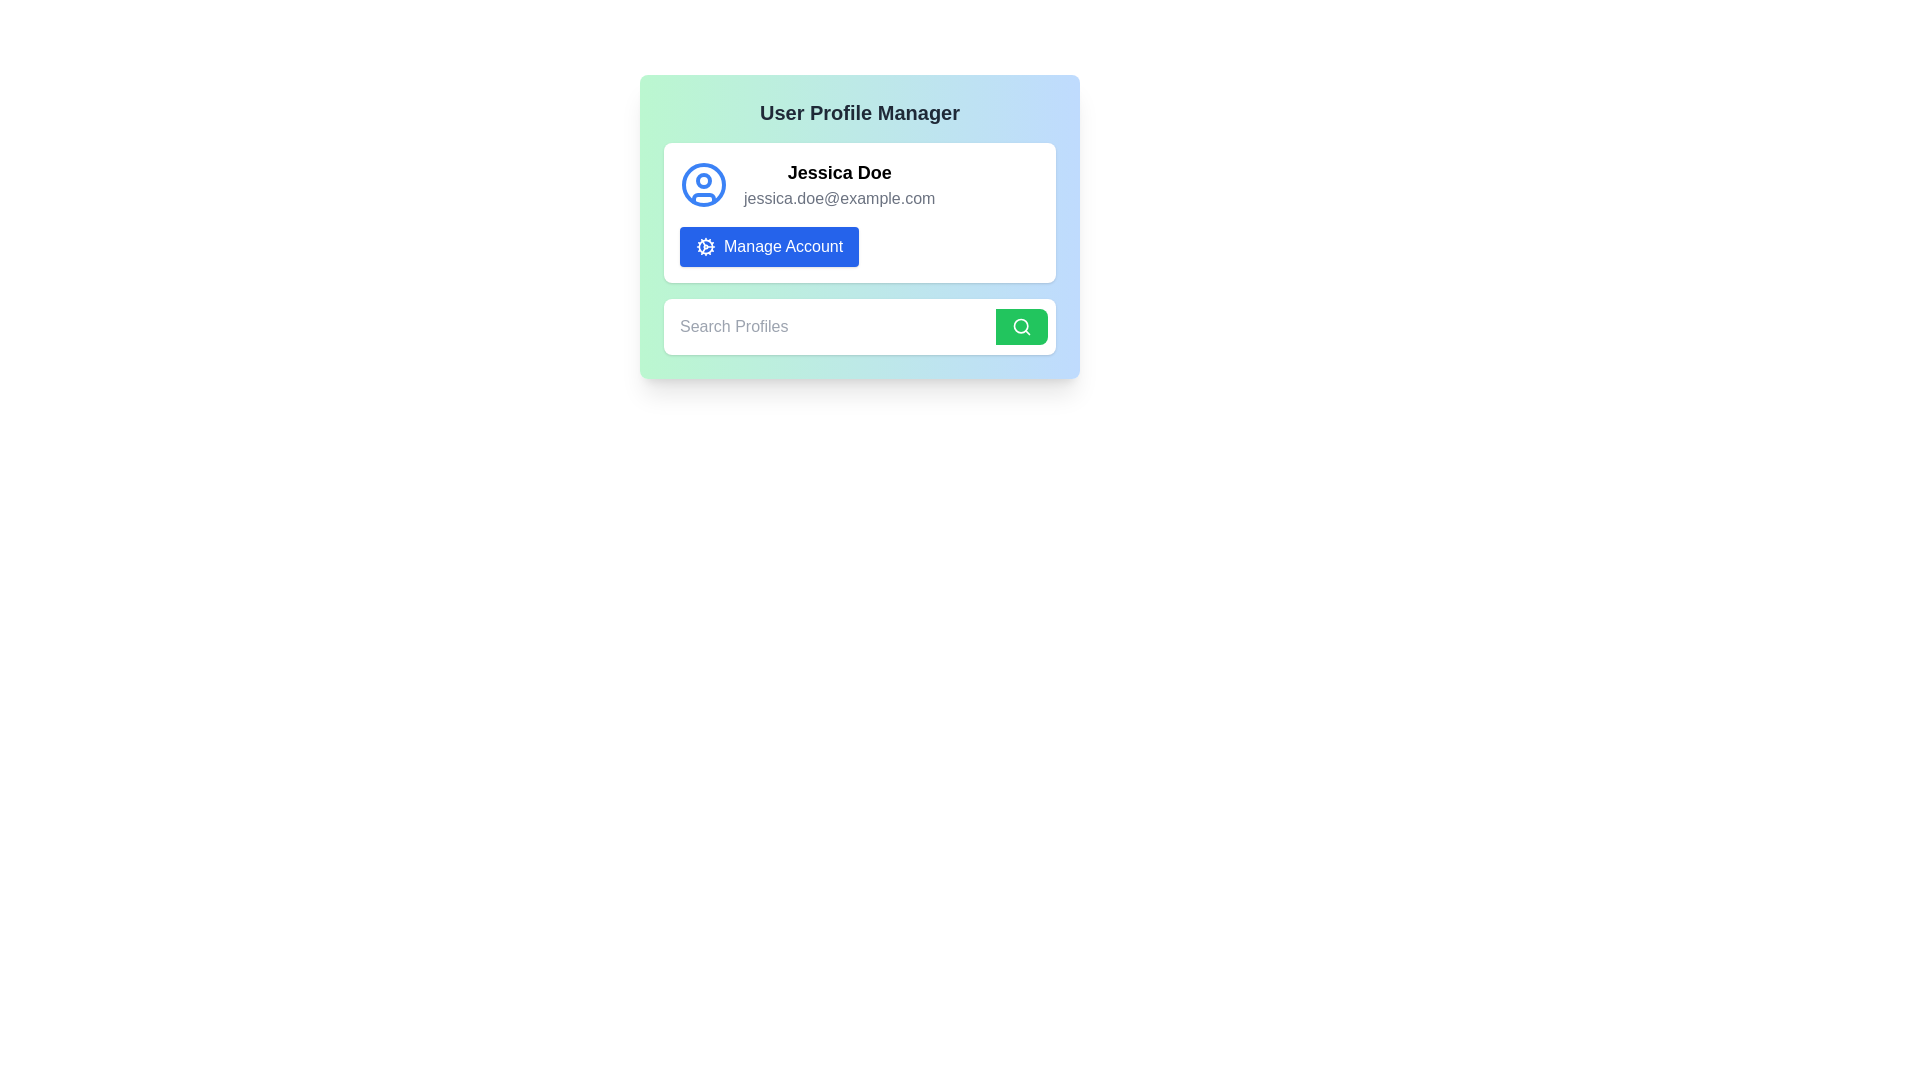 Image resolution: width=1920 pixels, height=1080 pixels. Describe the element at coordinates (859, 185) in the screenshot. I see `user identification display element, which shows the name 'Jessica Doe' and the user's email, located above the 'Manage Account' button and aligned with the user avatar icon` at that location.